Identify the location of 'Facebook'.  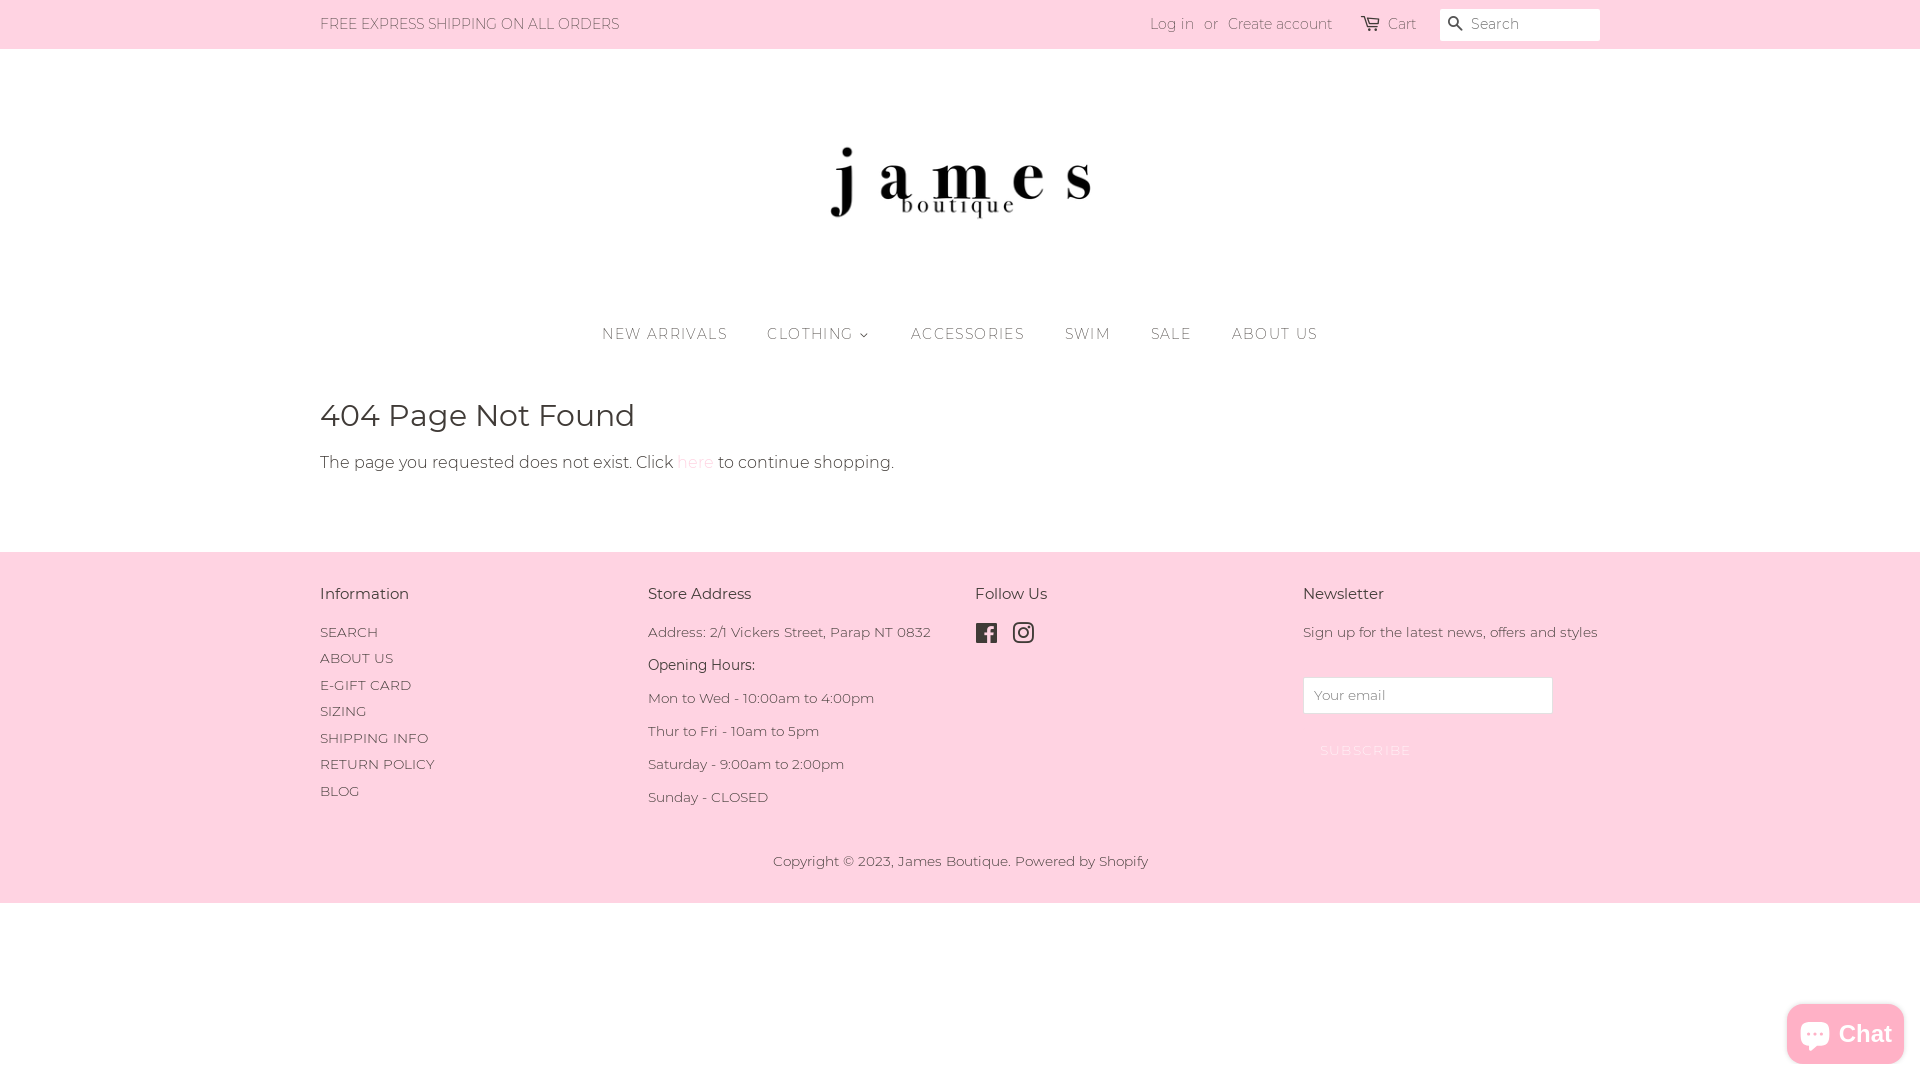
(974, 636).